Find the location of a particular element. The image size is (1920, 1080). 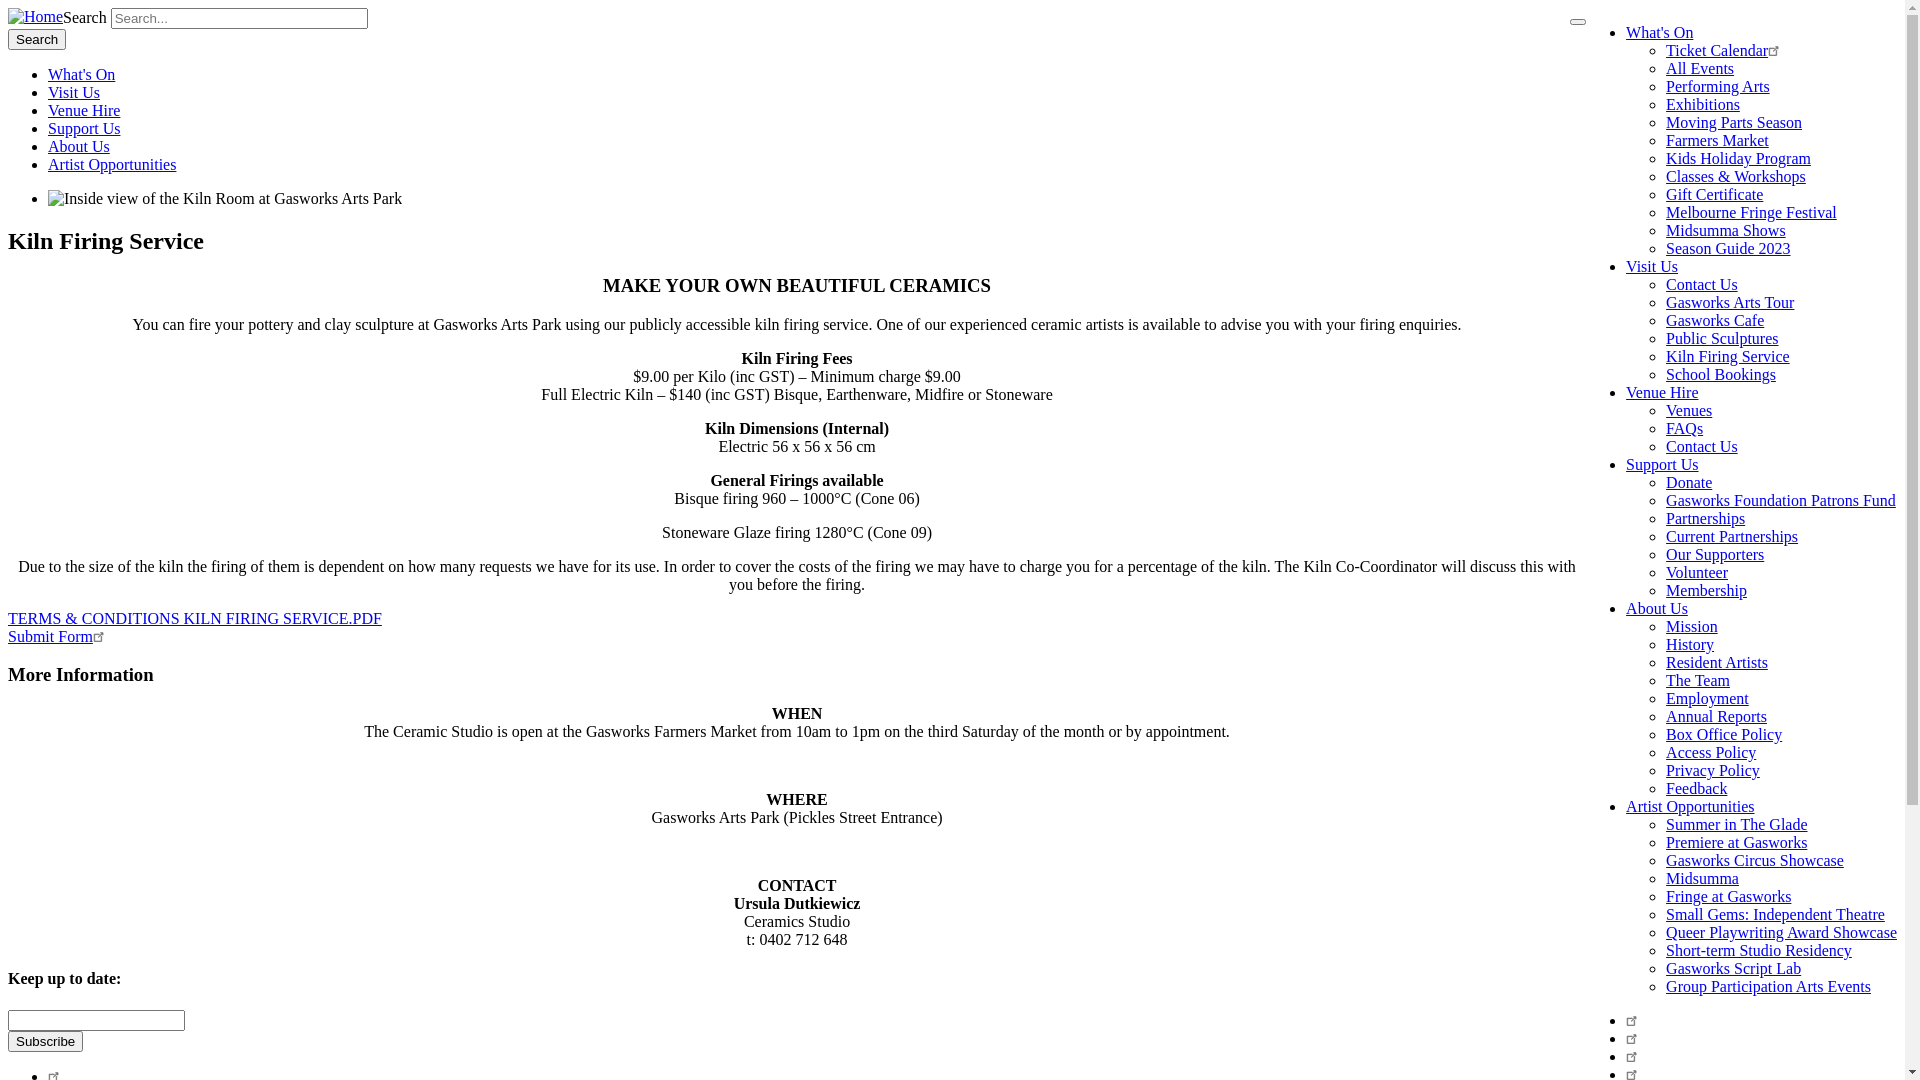

'Home' is located at coordinates (35, 16).